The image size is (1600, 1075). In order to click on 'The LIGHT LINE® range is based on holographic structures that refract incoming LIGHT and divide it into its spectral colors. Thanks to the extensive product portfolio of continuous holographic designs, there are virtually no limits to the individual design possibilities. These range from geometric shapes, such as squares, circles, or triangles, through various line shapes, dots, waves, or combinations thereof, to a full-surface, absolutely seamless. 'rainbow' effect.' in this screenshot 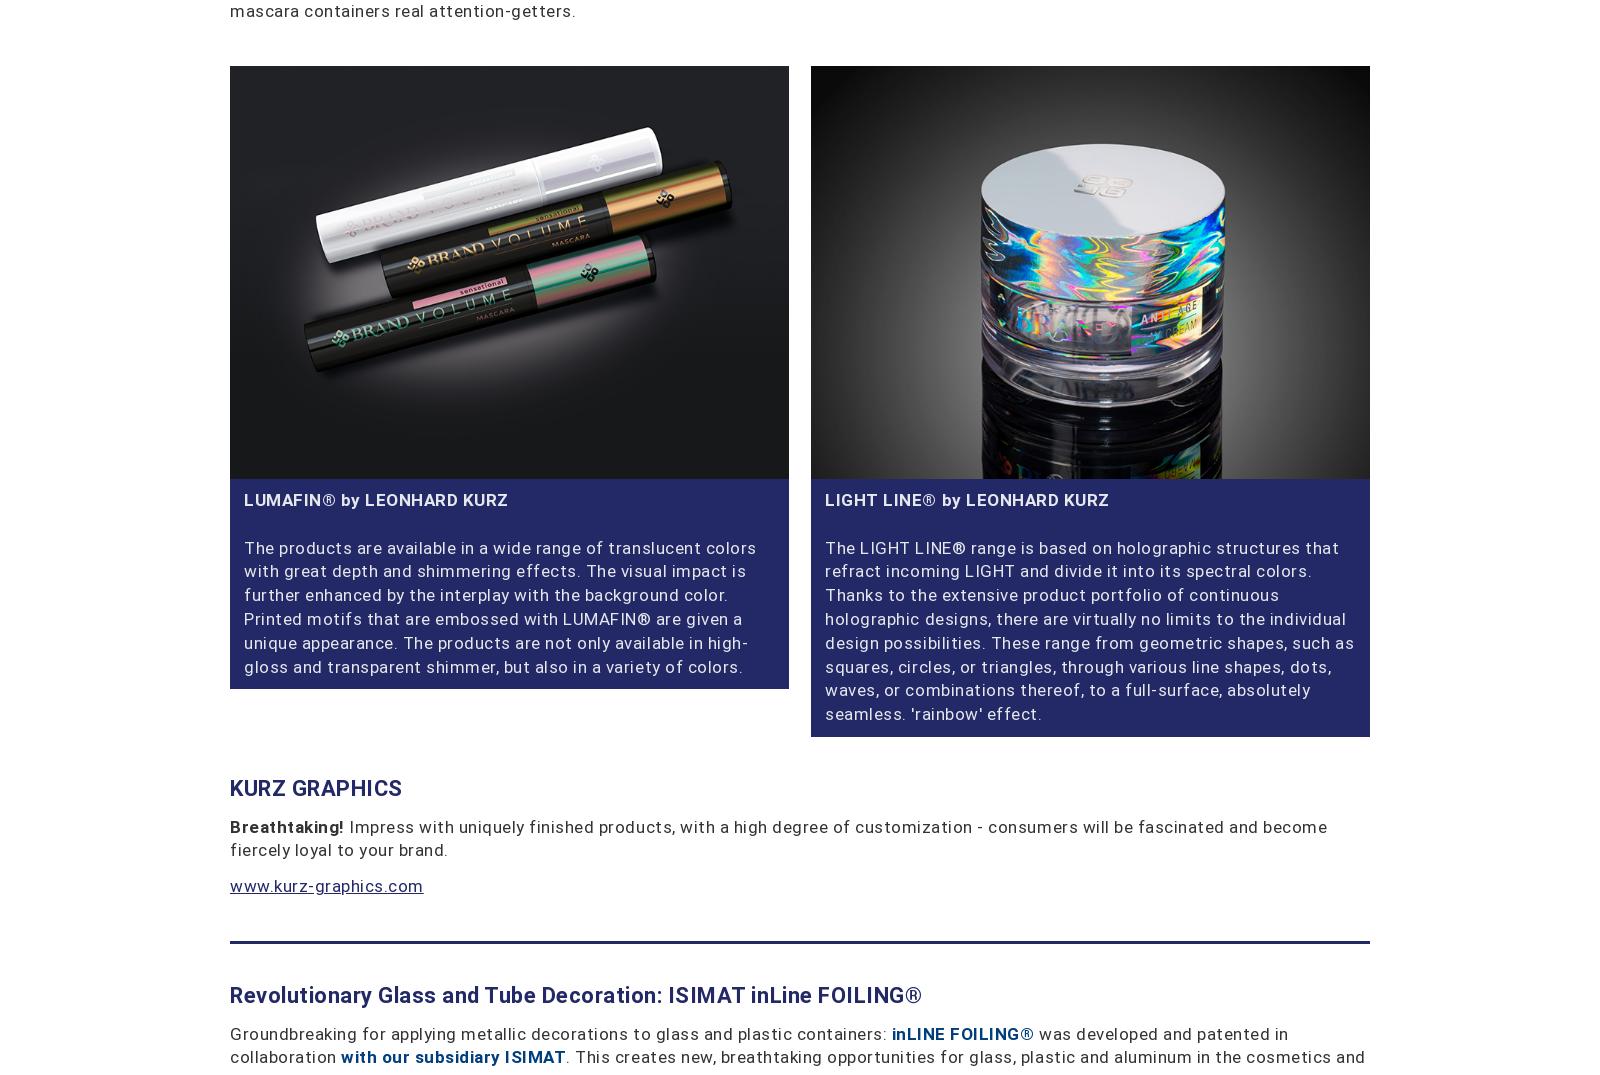, I will do `click(1089, 629)`.